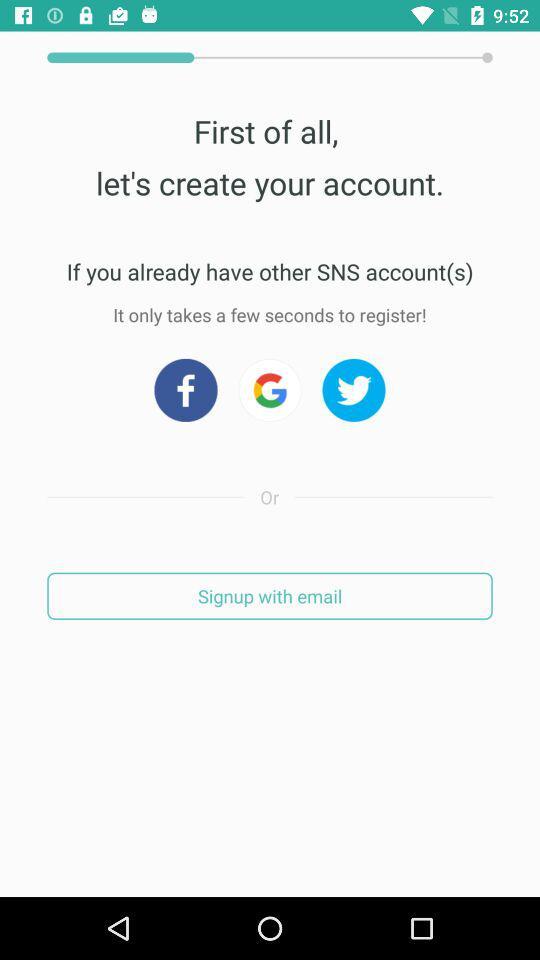 The width and height of the screenshot is (540, 960). What do you see at coordinates (185, 389) in the screenshot?
I see `the facebook icon` at bounding box center [185, 389].